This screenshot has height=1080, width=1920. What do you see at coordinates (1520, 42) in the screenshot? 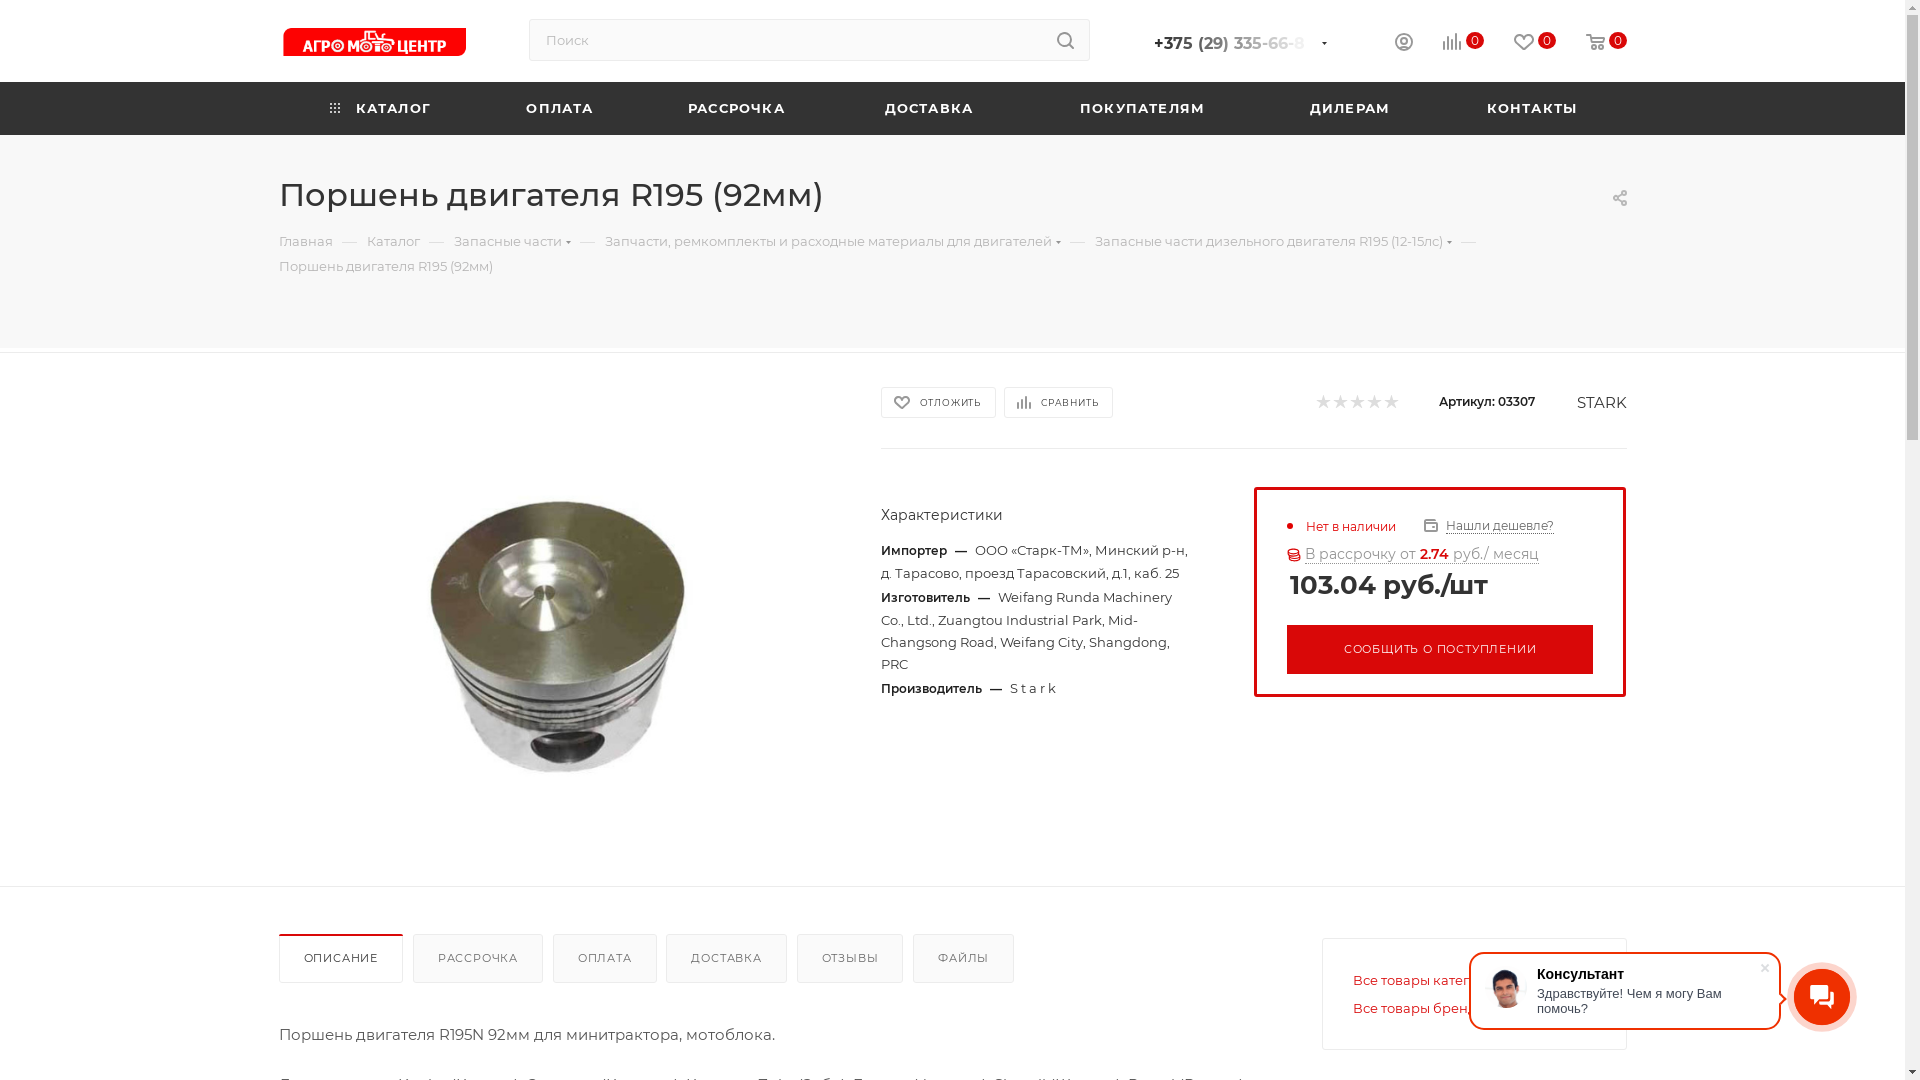
I see `'0'` at bounding box center [1520, 42].